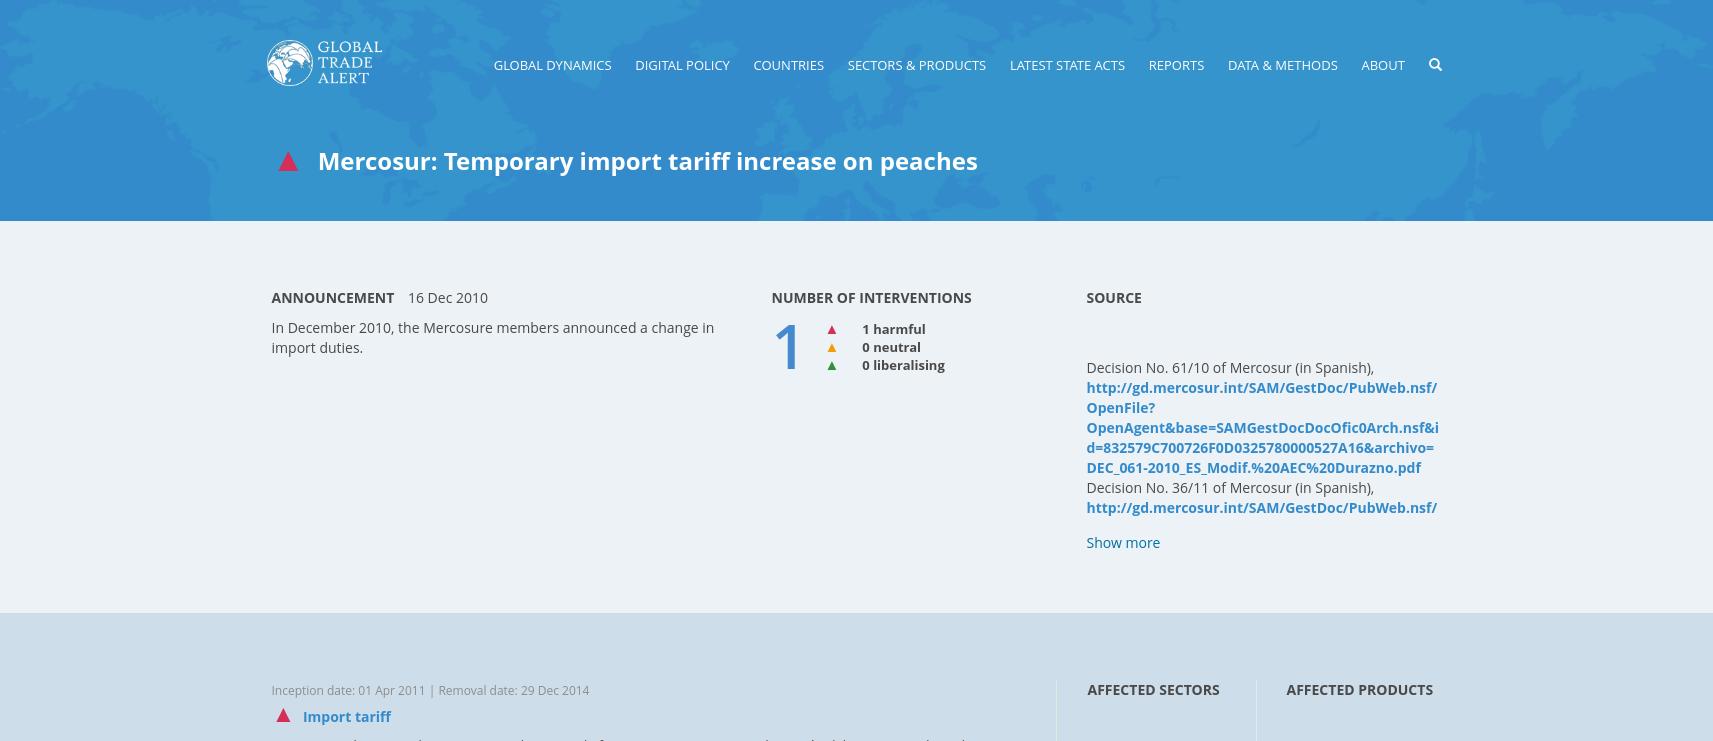 This screenshot has height=741, width=1713. I want to click on 'COUNTRIES', so click(787, 63).